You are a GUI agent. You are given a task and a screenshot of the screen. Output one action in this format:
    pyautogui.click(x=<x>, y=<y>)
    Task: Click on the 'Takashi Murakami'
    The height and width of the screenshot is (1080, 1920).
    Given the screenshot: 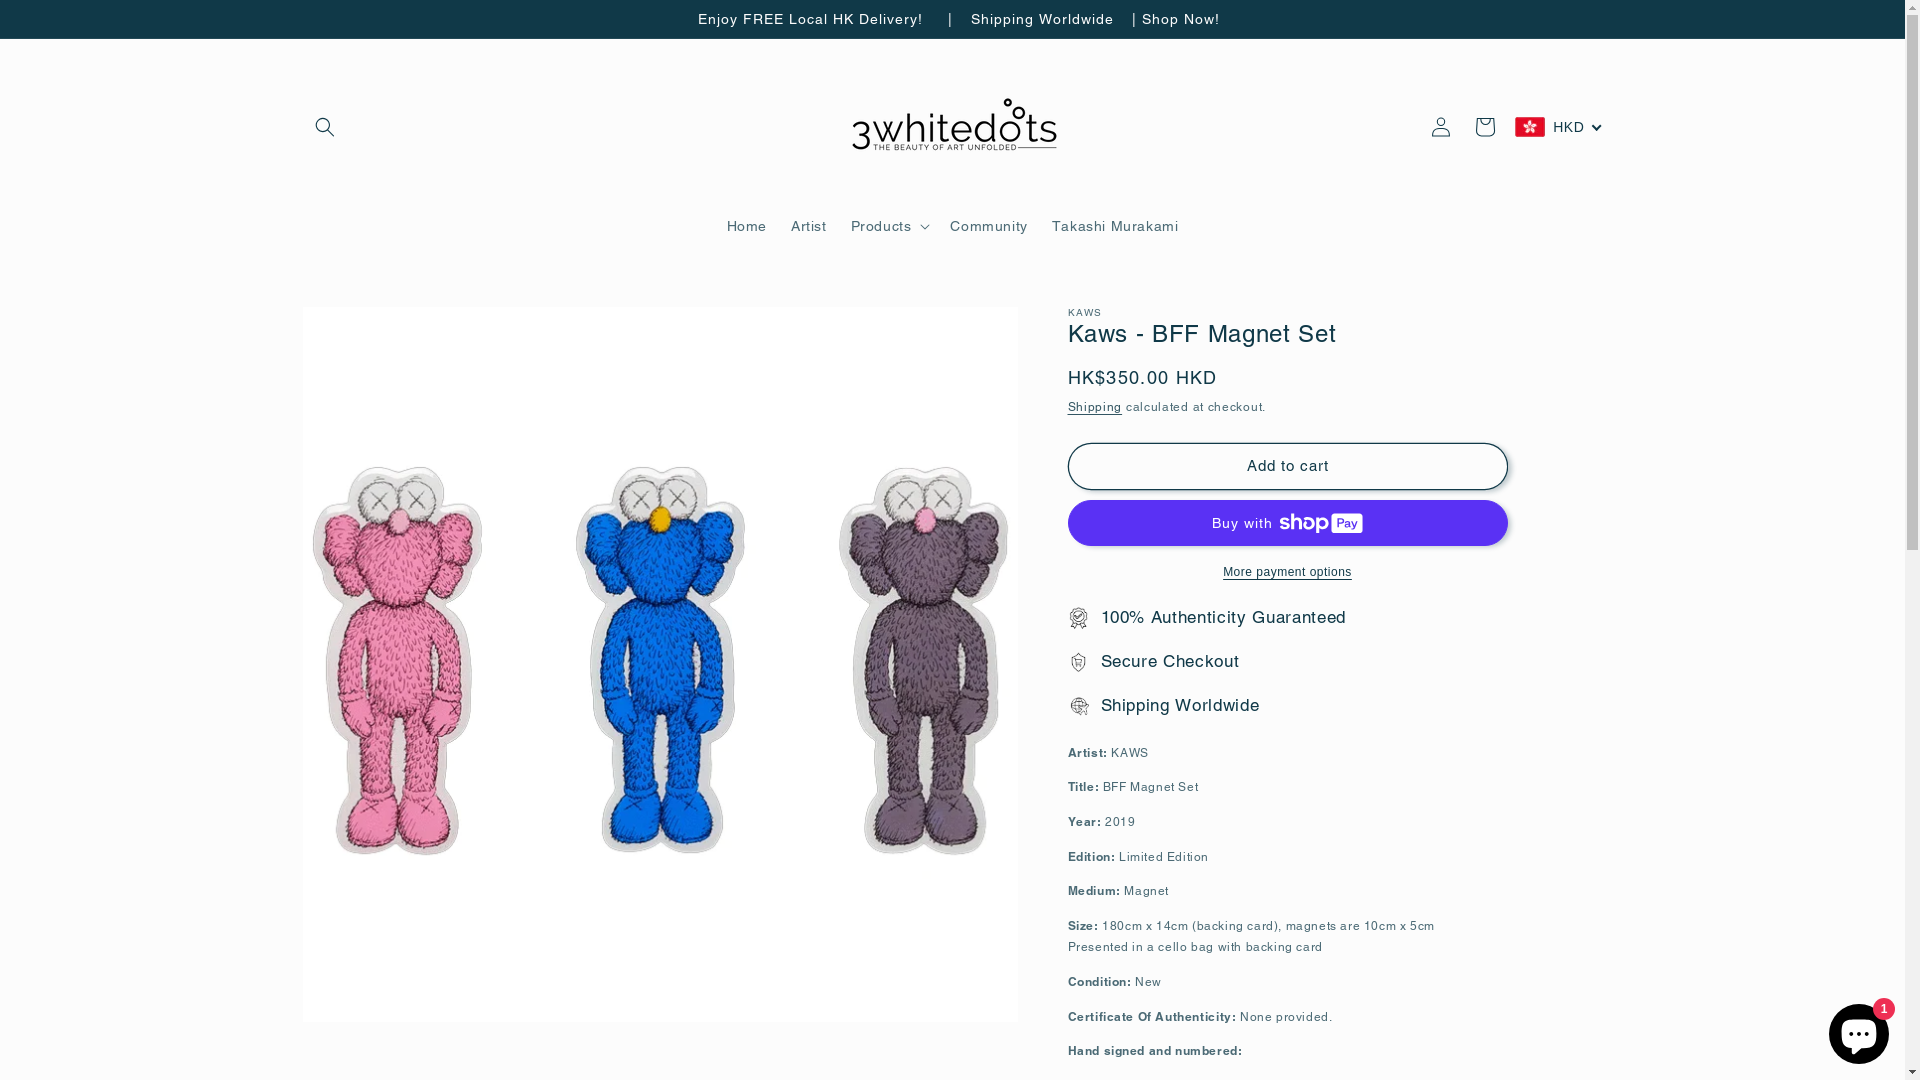 What is the action you would take?
    pyautogui.click(x=1114, y=225)
    